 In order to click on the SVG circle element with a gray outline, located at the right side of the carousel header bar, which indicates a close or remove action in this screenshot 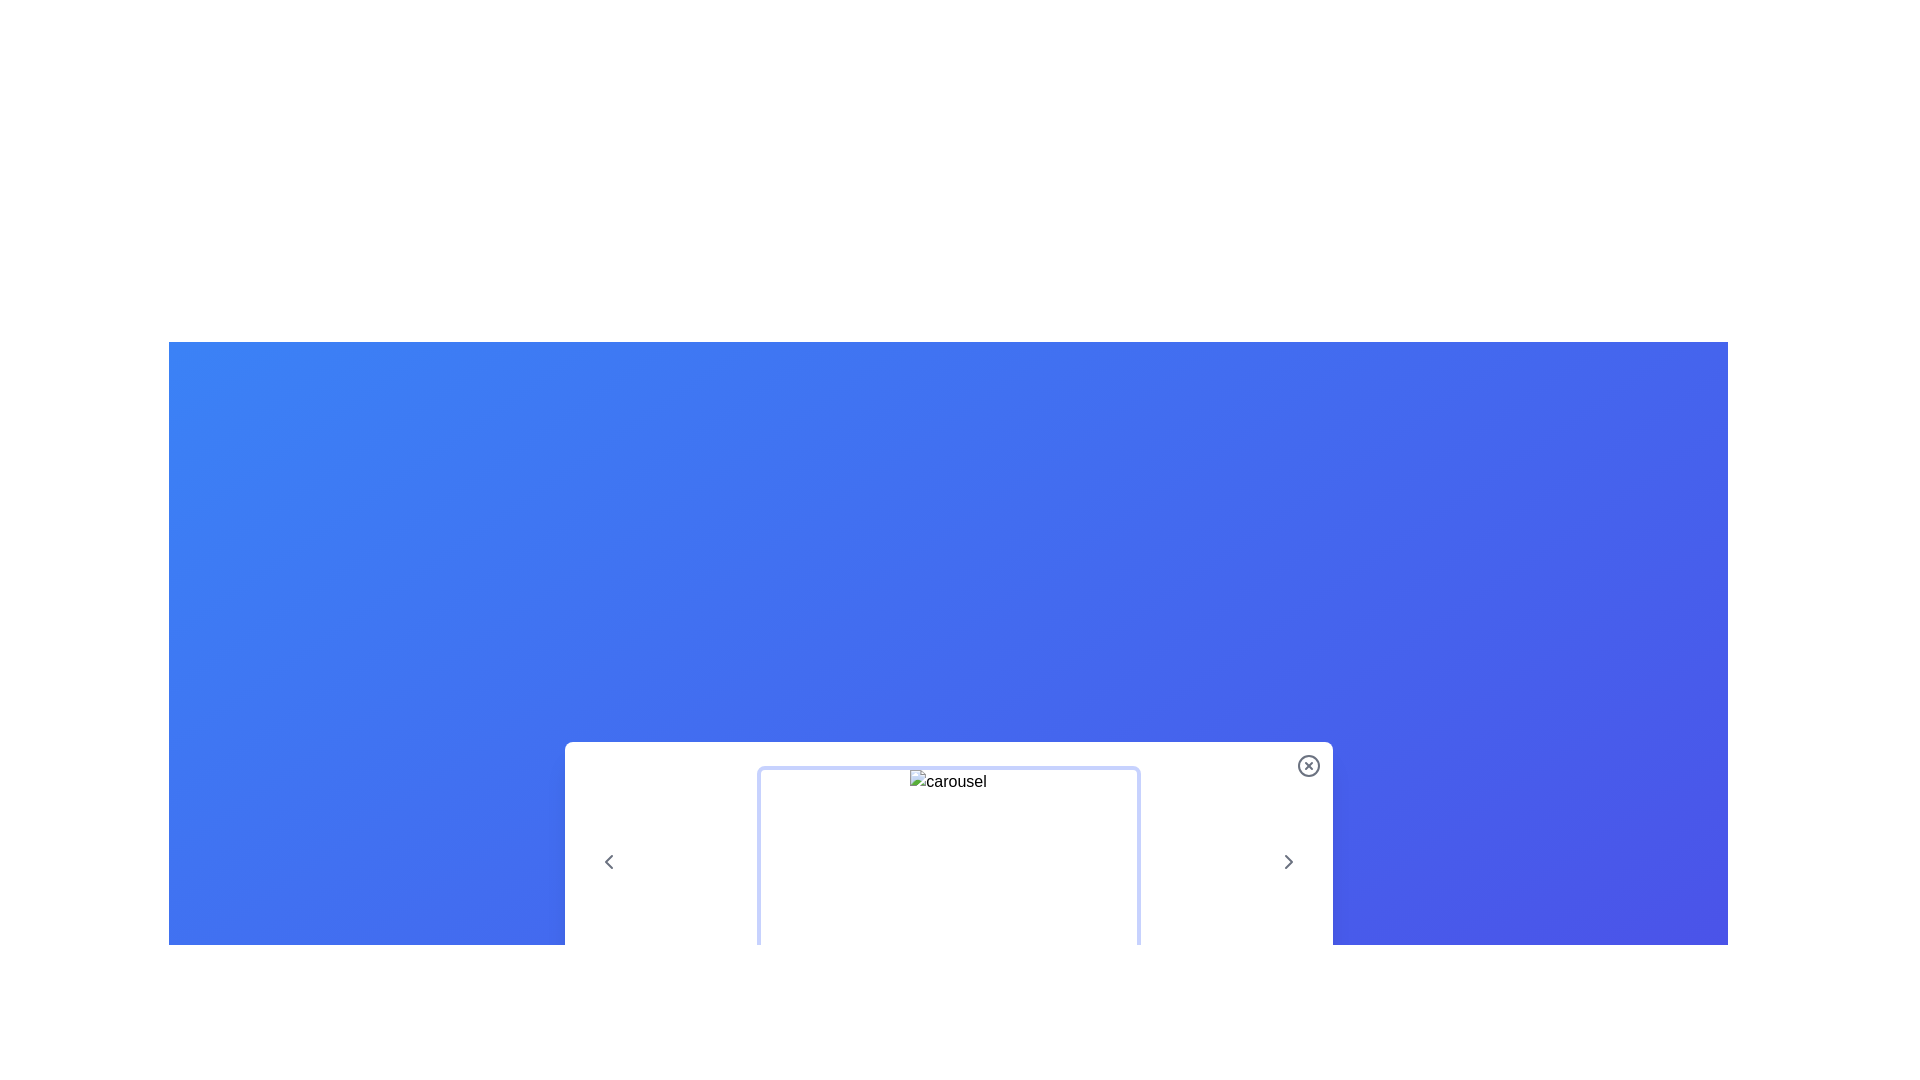, I will do `click(1308, 765)`.